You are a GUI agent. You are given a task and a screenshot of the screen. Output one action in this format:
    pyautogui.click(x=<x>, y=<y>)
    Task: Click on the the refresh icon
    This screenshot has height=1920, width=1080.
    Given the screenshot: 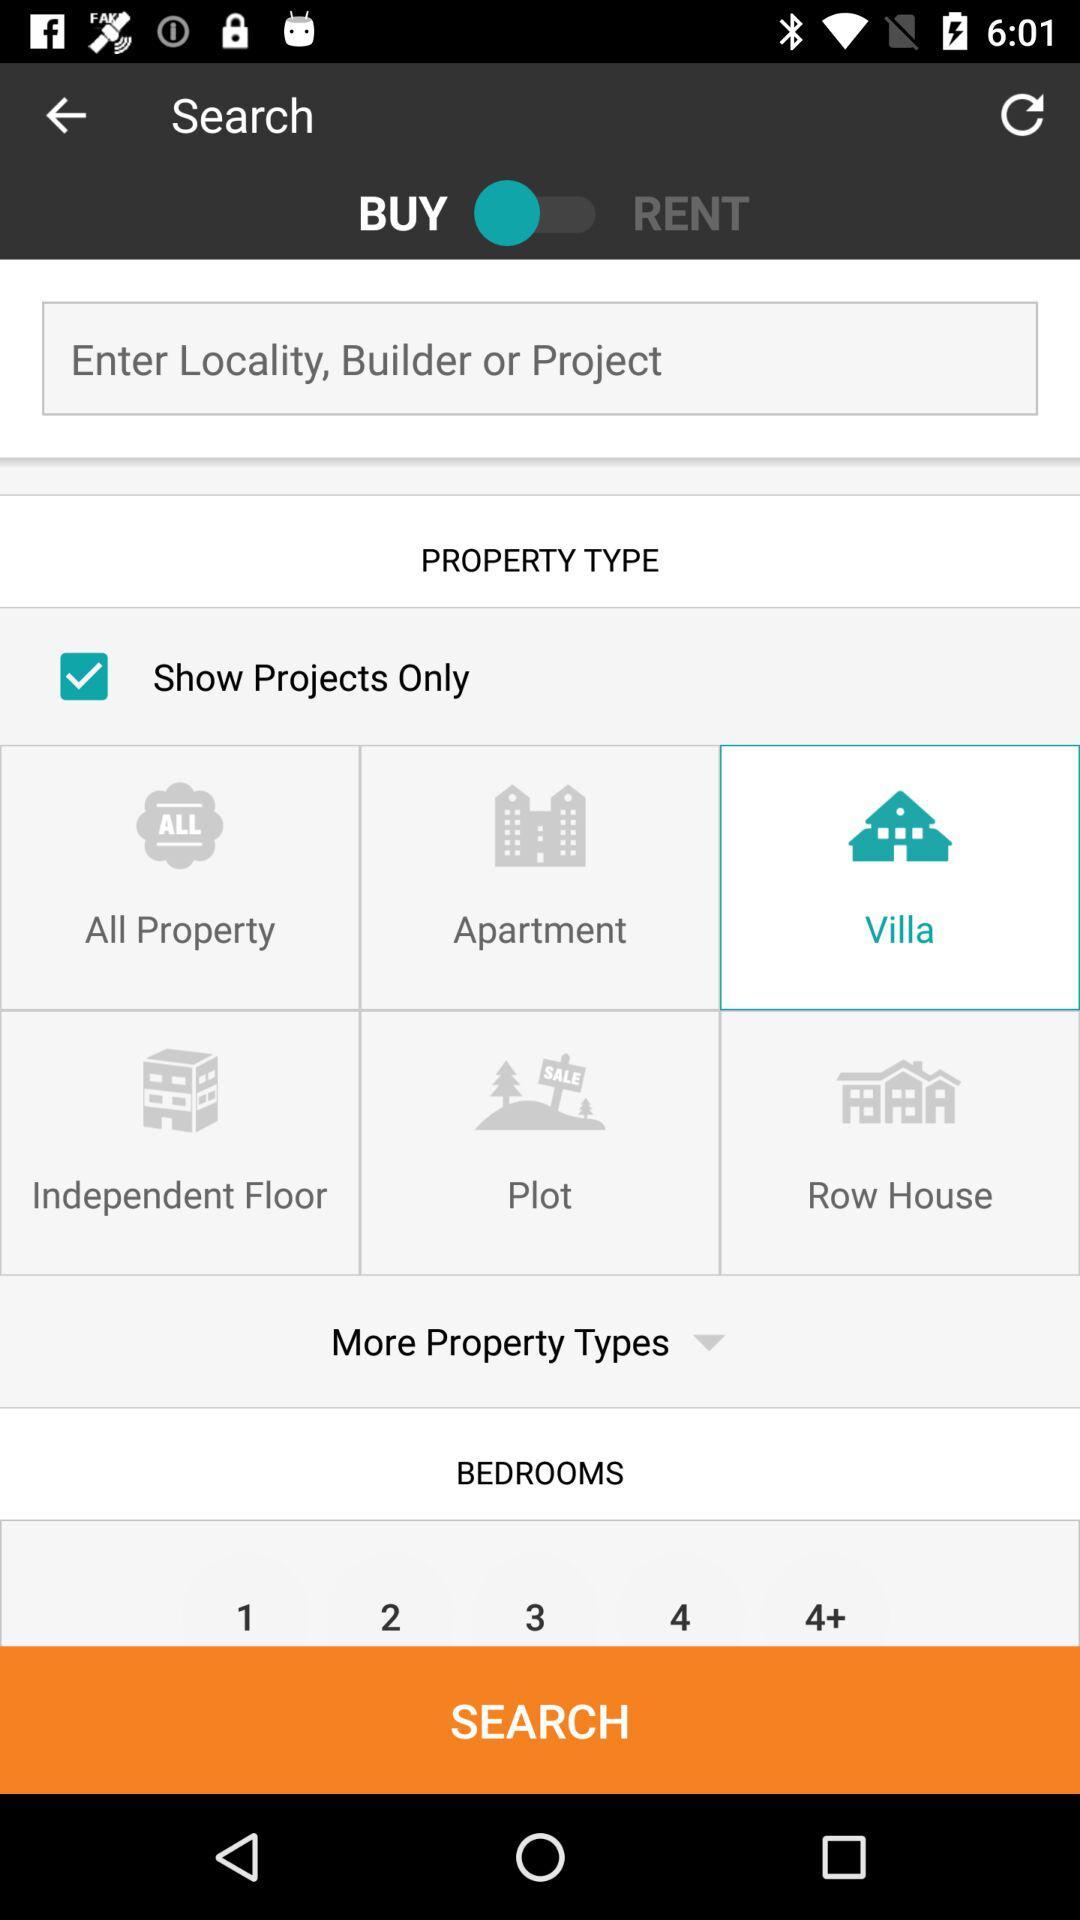 What is the action you would take?
    pyautogui.click(x=1022, y=113)
    